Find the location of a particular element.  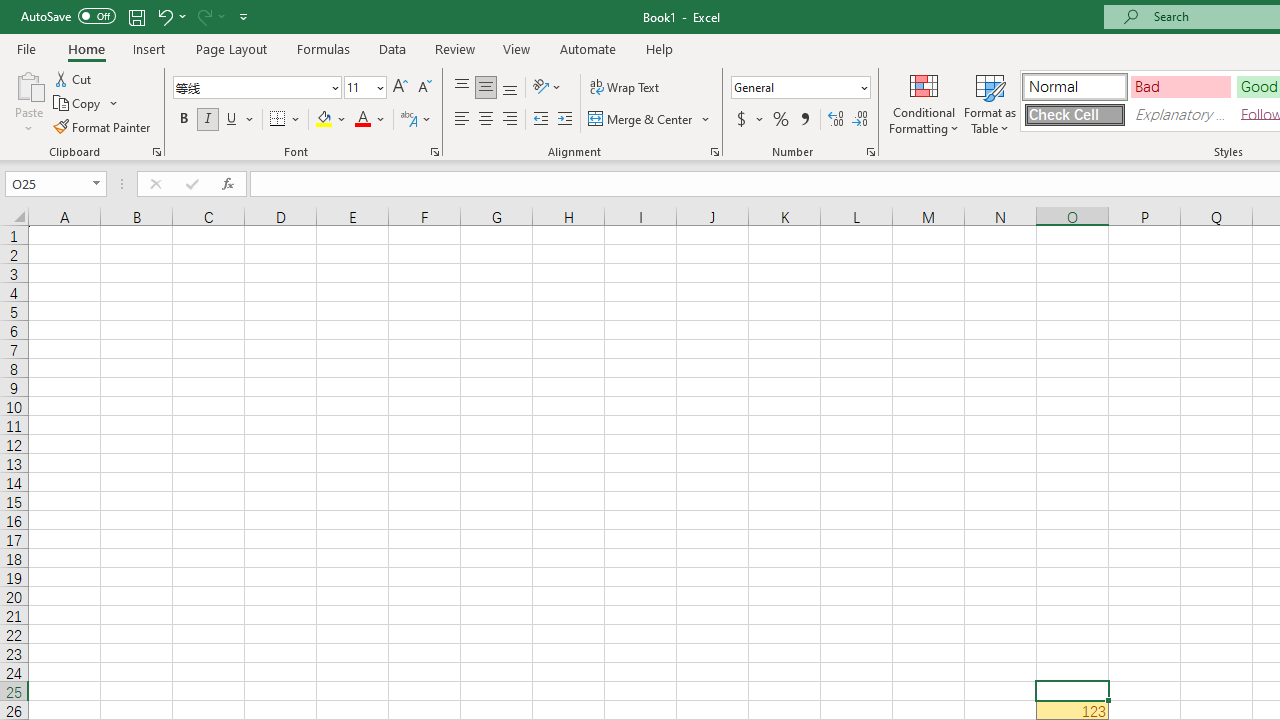

'Font Color' is located at coordinates (370, 119).